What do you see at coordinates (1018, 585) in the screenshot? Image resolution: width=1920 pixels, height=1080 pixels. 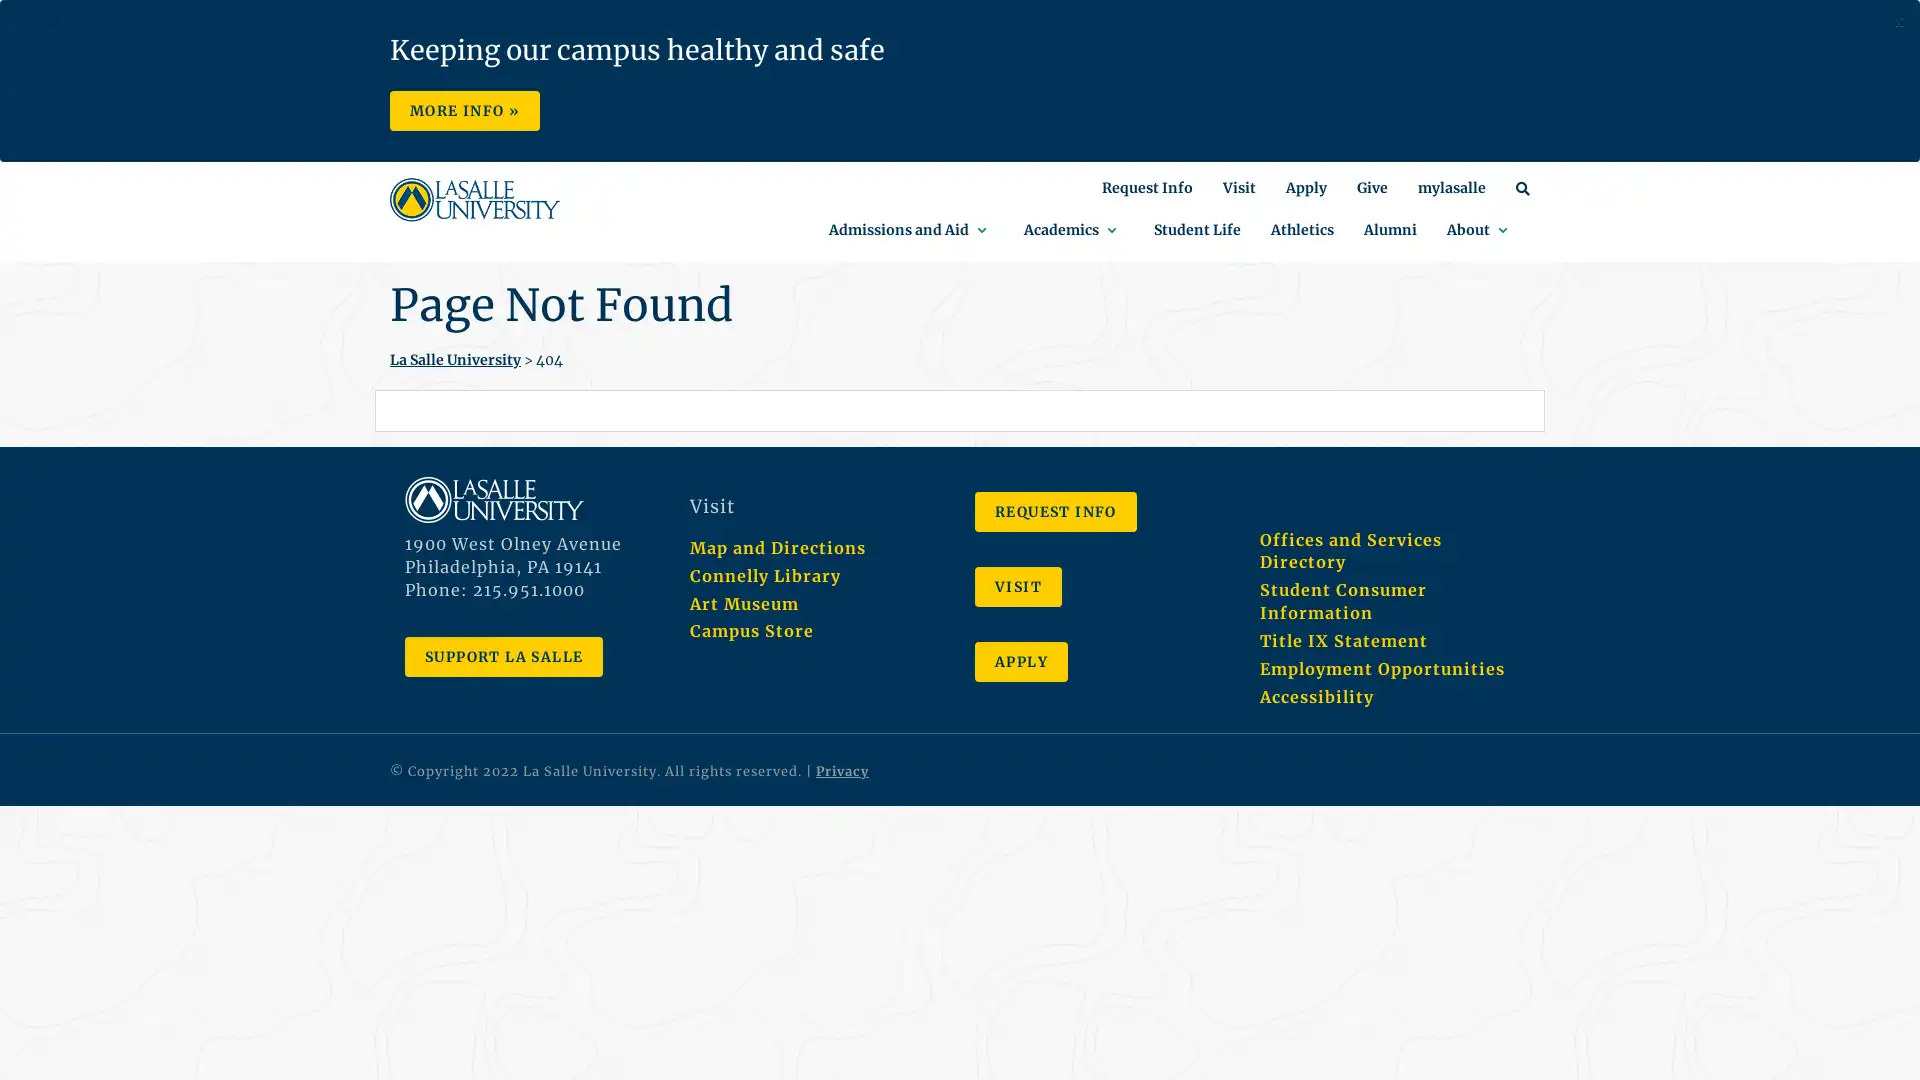 I see `VISIT` at bounding box center [1018, 585].